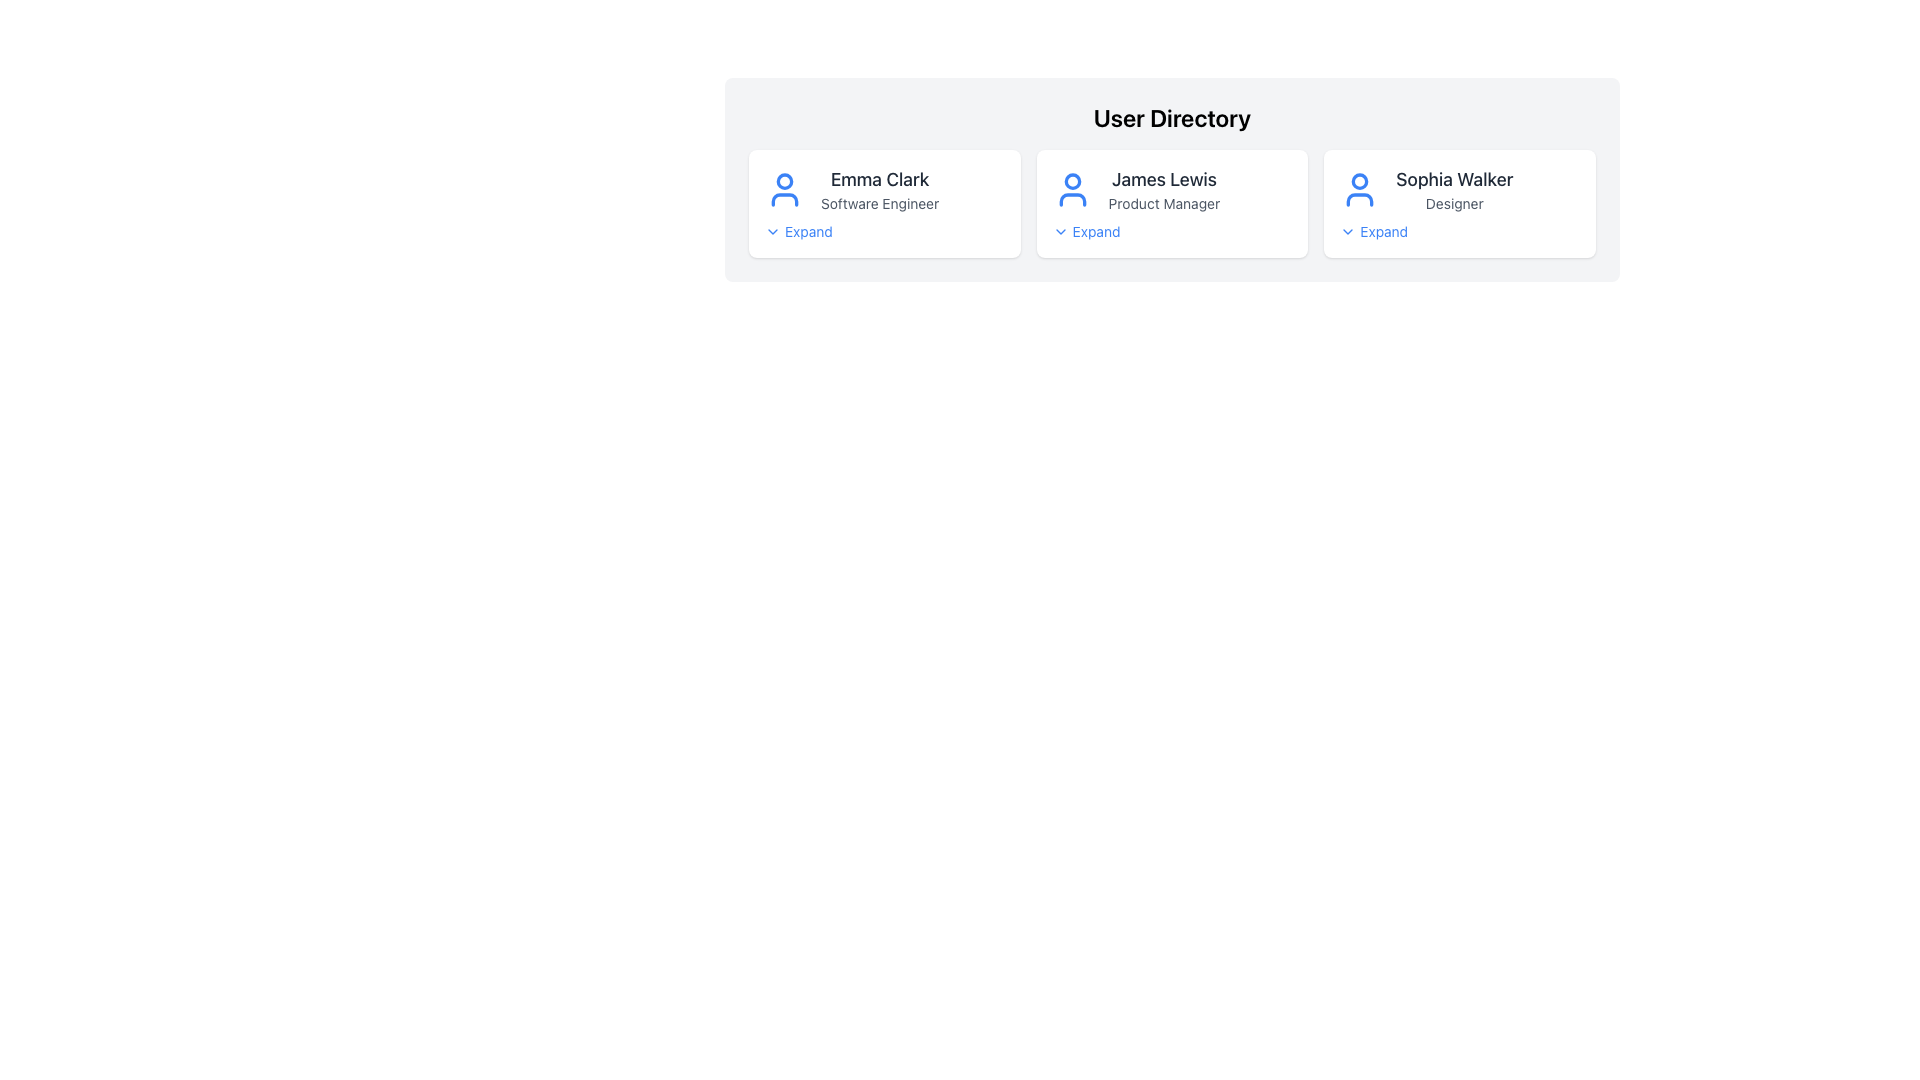 Image resolution: width=1920 pixels, height=1080 pixels. I want to click on the user icon representing 'Sophia Walker' located in the top-left corner of her card layout, so click(1360, 189).